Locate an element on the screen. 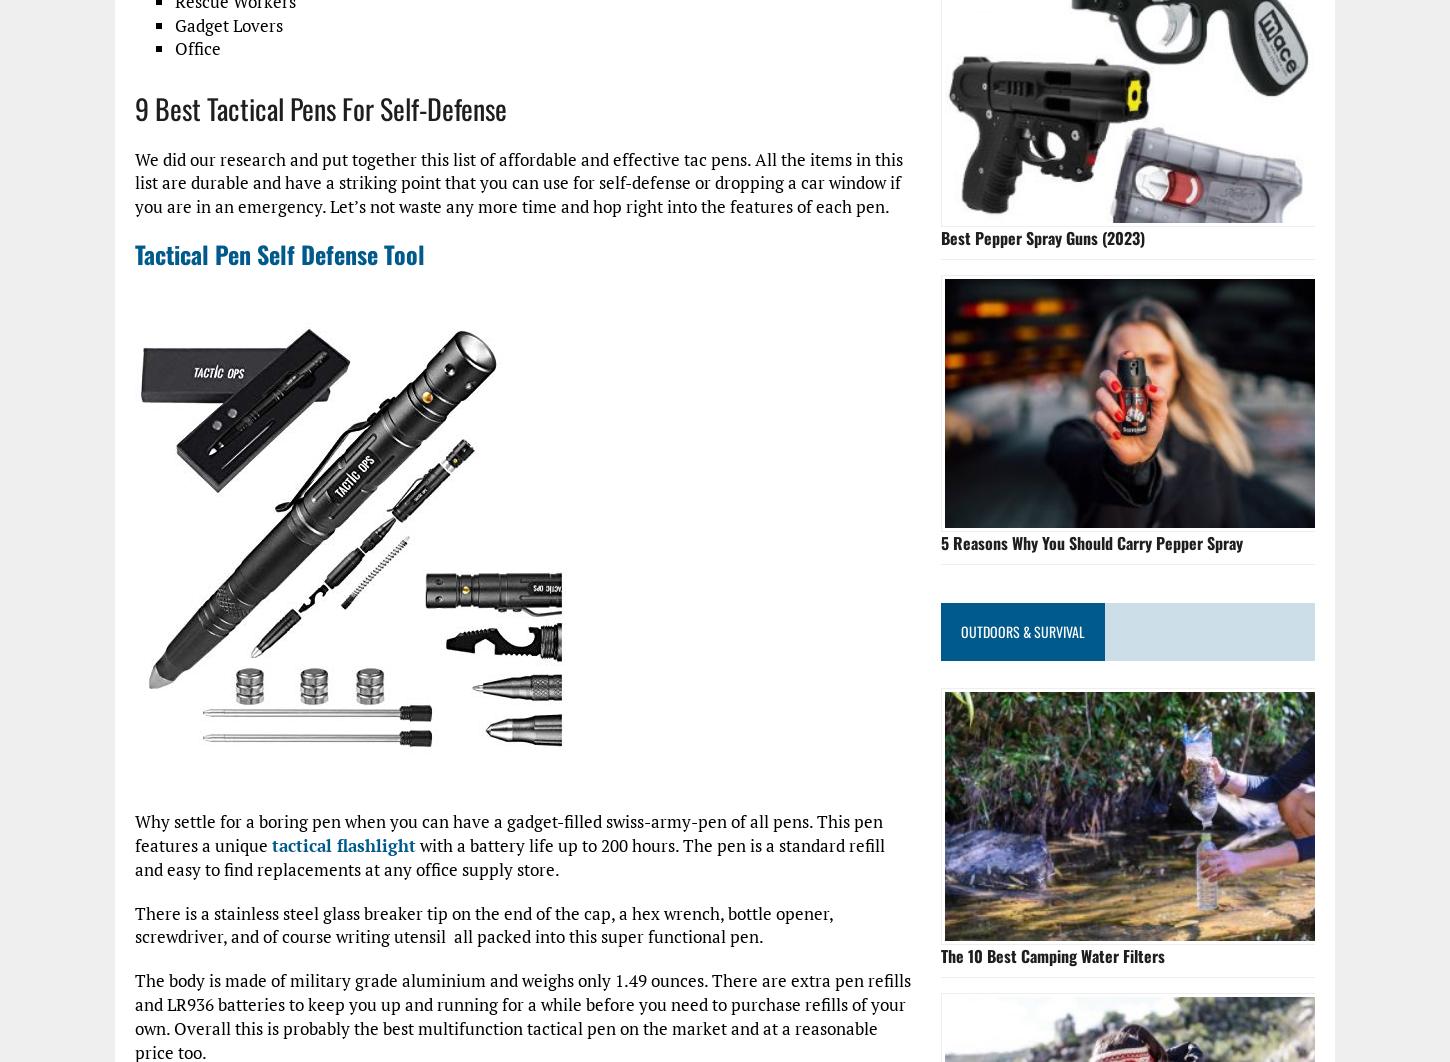  '5 Reasons Why You Should Carry Pepper Spray' is located at coordinates (1090, 542).